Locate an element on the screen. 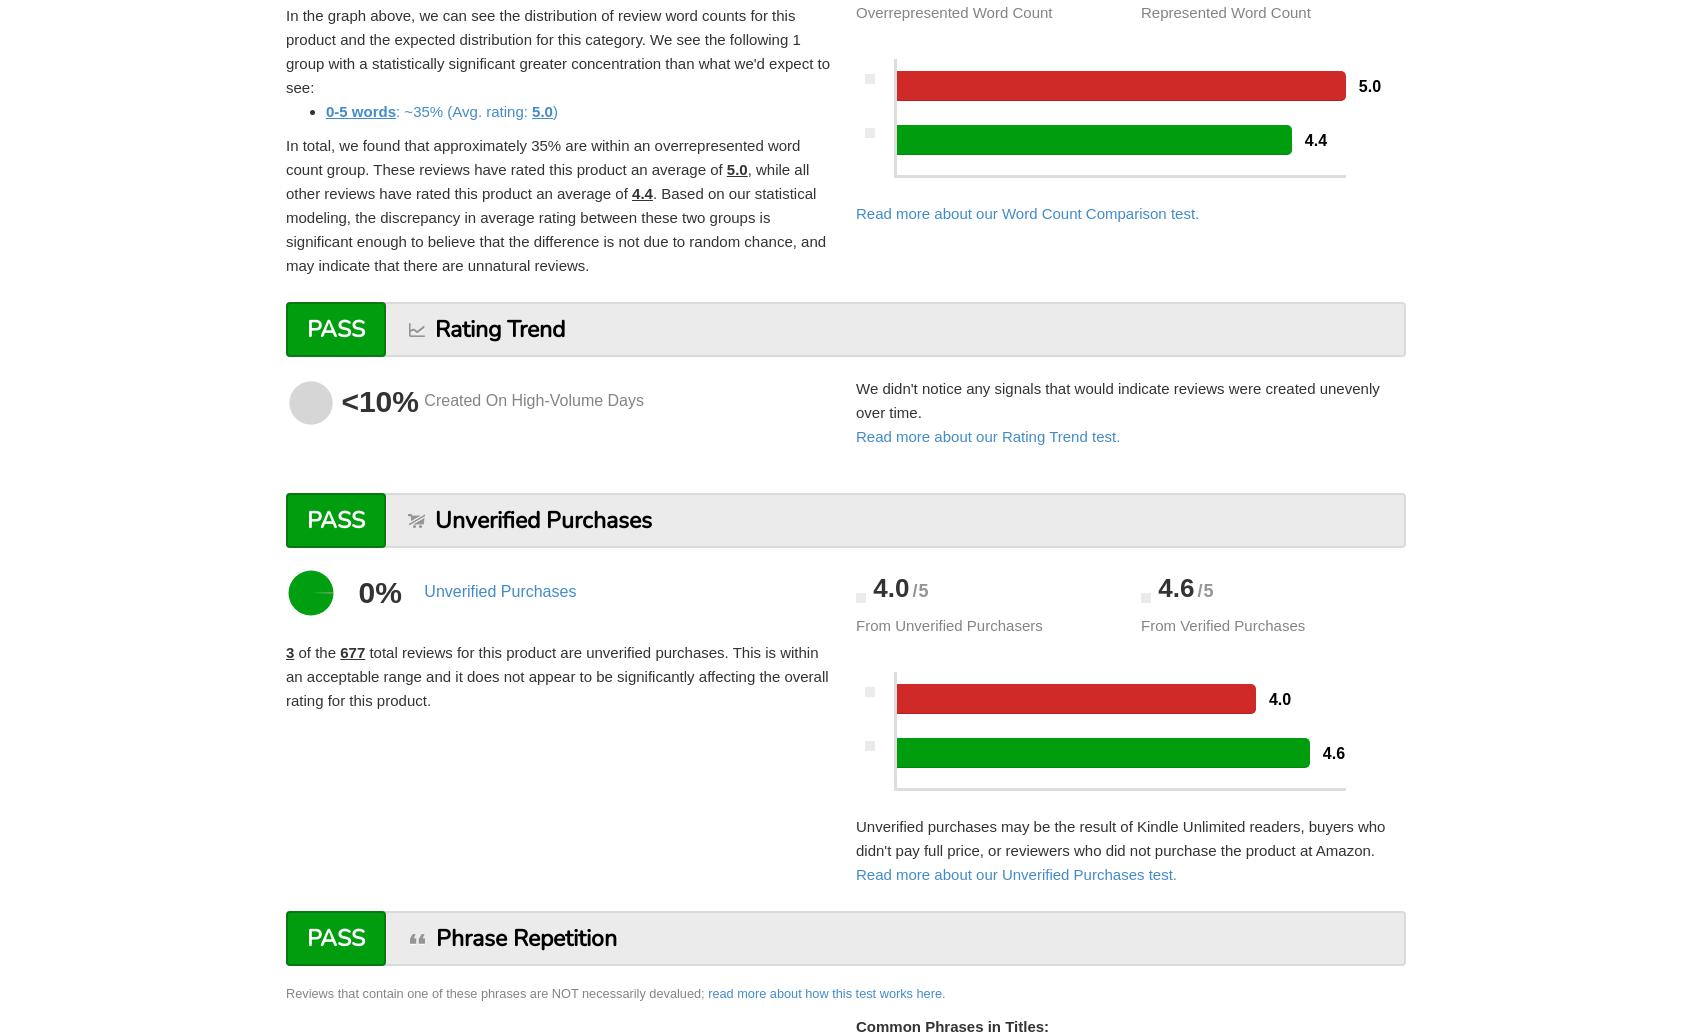 The height and width of the screenshot is (1034, 1692). 'of the' is located at coordinates (293, 651).